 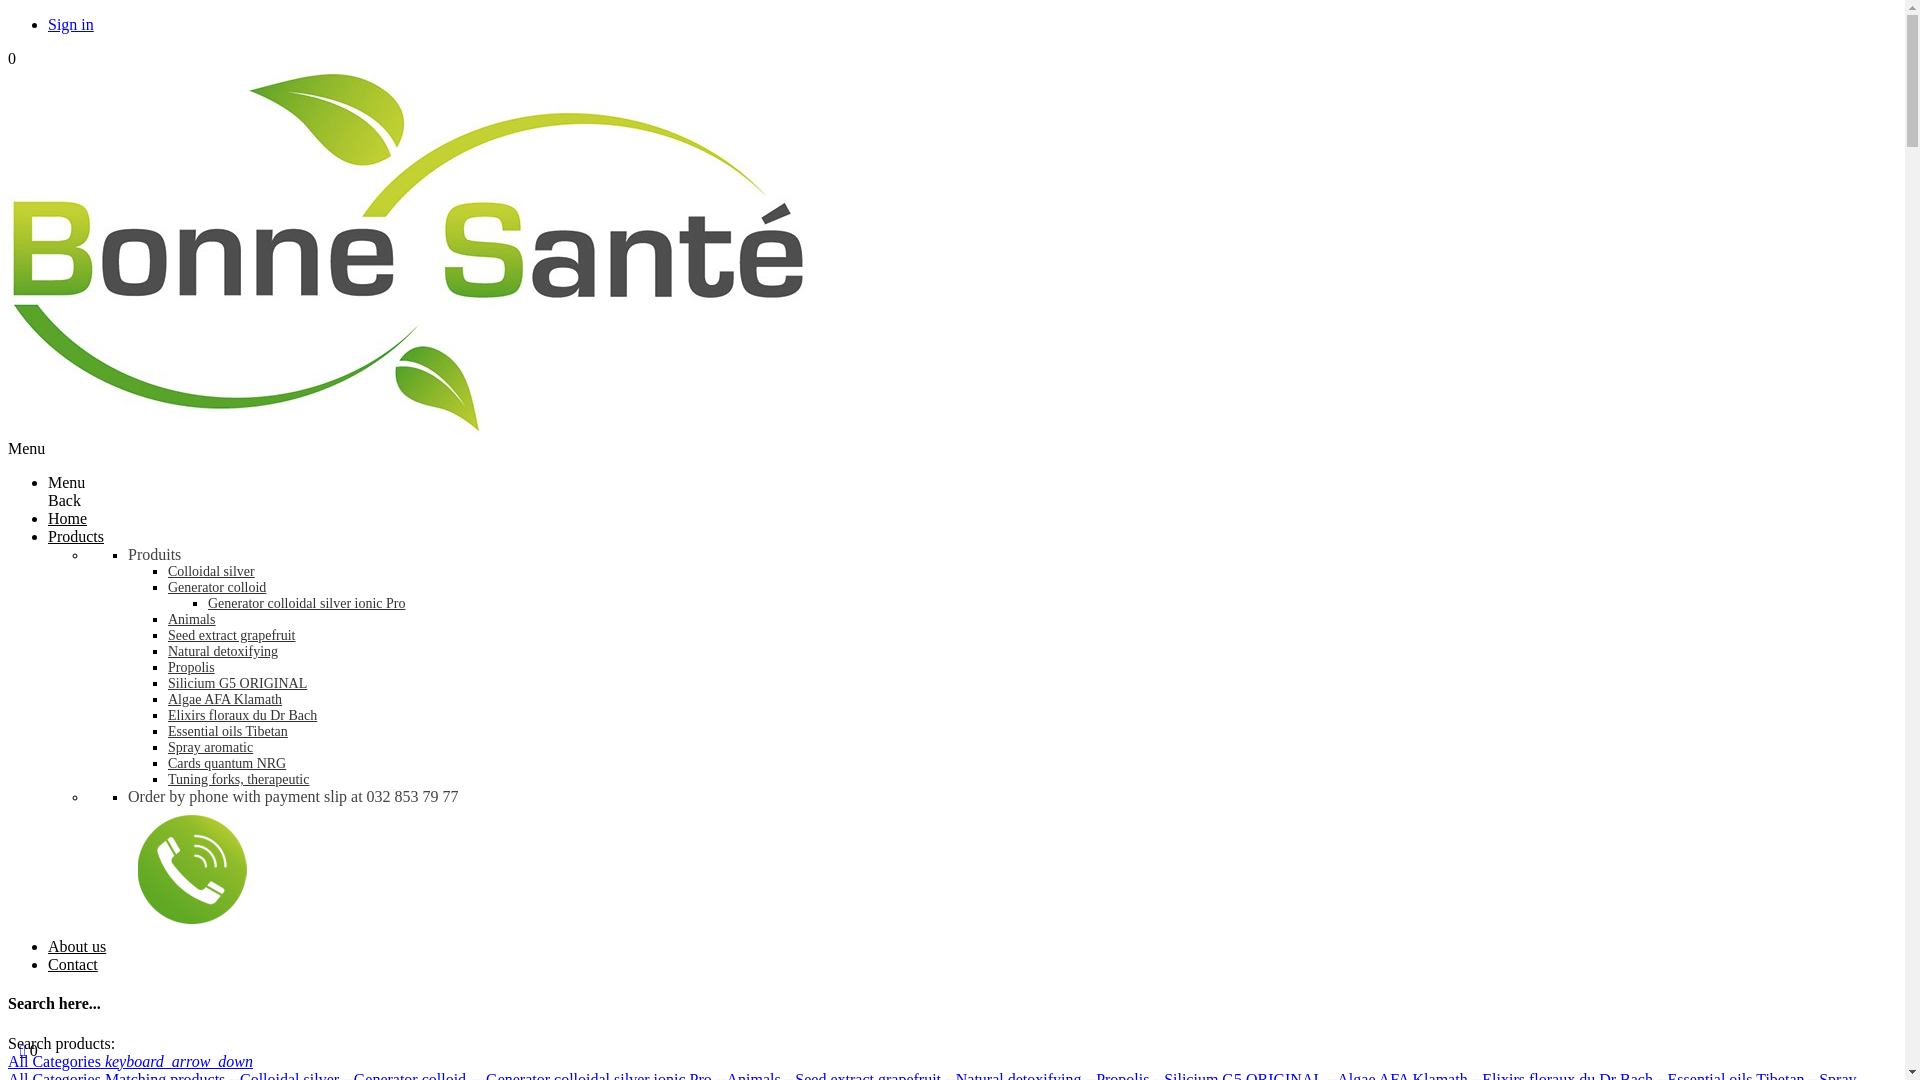 What do you see at coordinates (71, 24) in the screenshot?
I see `'Sign in'` at bounding box center [71, 24].